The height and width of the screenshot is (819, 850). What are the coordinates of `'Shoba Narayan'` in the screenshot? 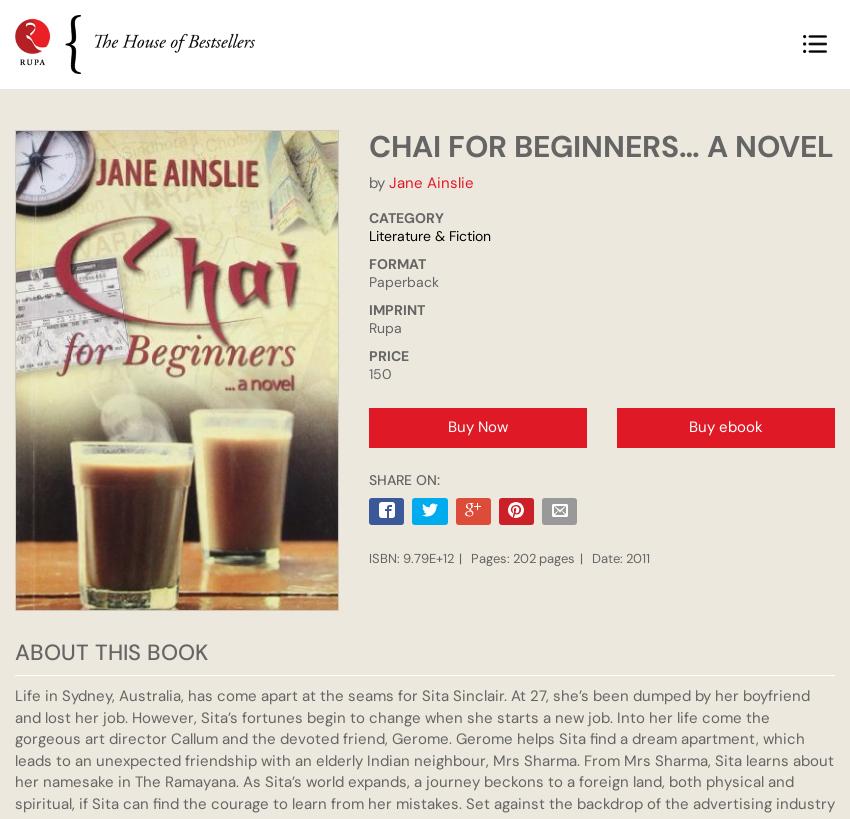 It's located at (680, 338).